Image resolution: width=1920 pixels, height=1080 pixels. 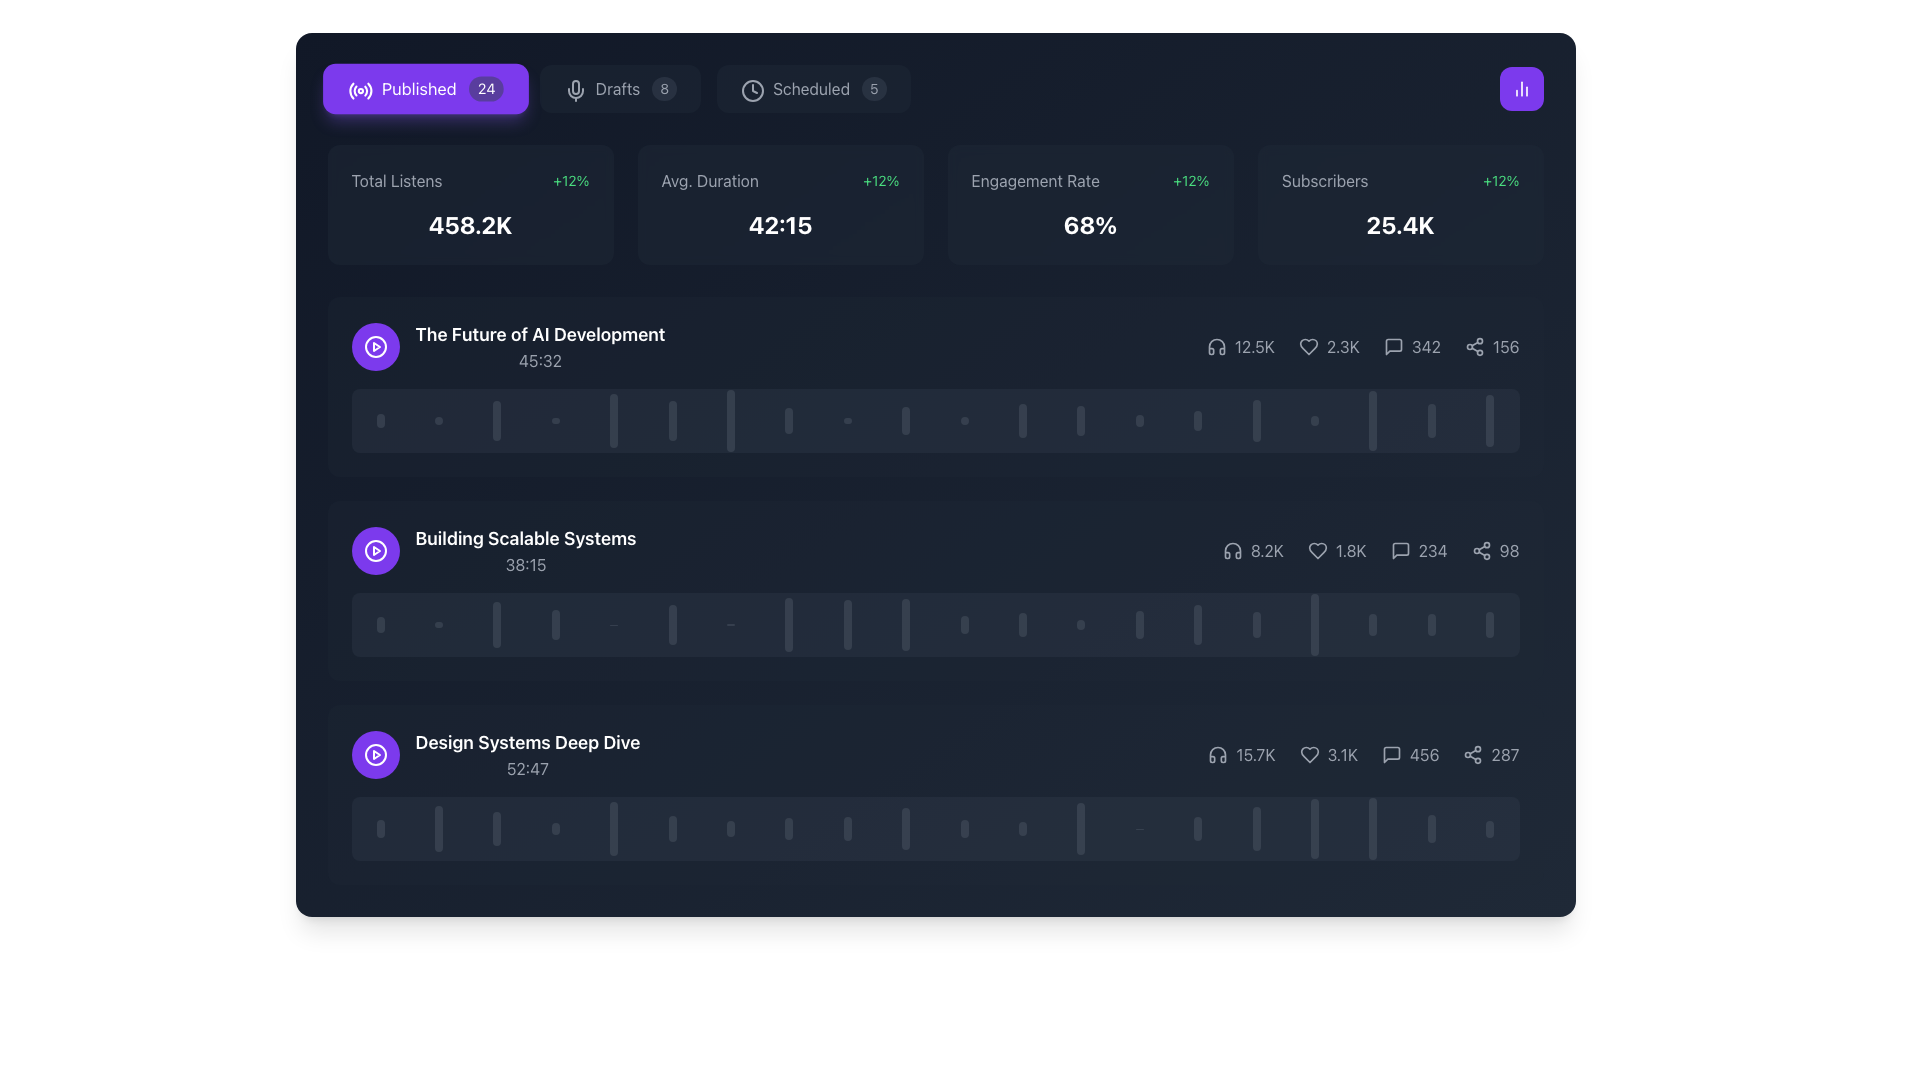 What do you see at coordinates (934, 87) in the screenshot?
I see `the 'Published', 'Drafts', or 'Scheduled' tab in the Tab navigation bar` at bounding box center [934, 87].